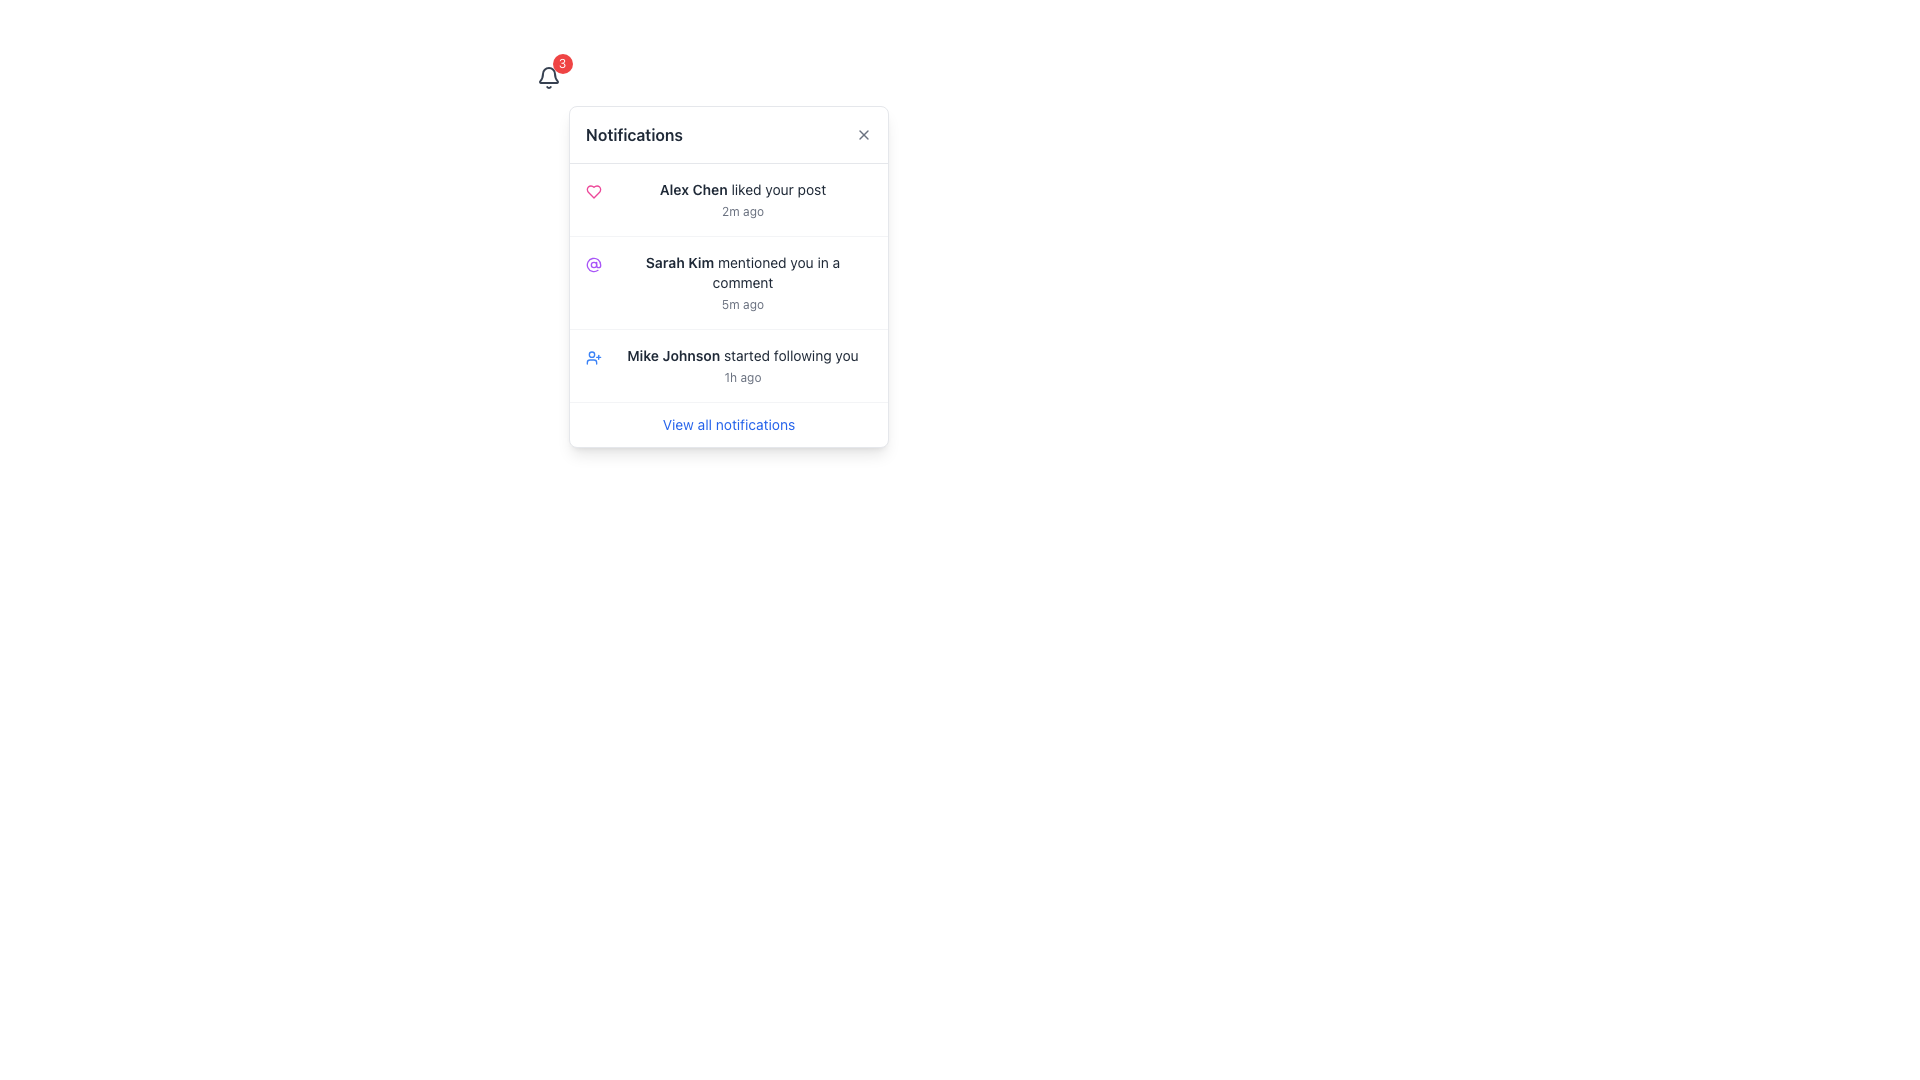 The image size is (1920, 1080). I want to click on static text label indicating the time elapsed since the action occurred, which is positioned below the notification 'Alex Chen liked your post', so click(742, 212).